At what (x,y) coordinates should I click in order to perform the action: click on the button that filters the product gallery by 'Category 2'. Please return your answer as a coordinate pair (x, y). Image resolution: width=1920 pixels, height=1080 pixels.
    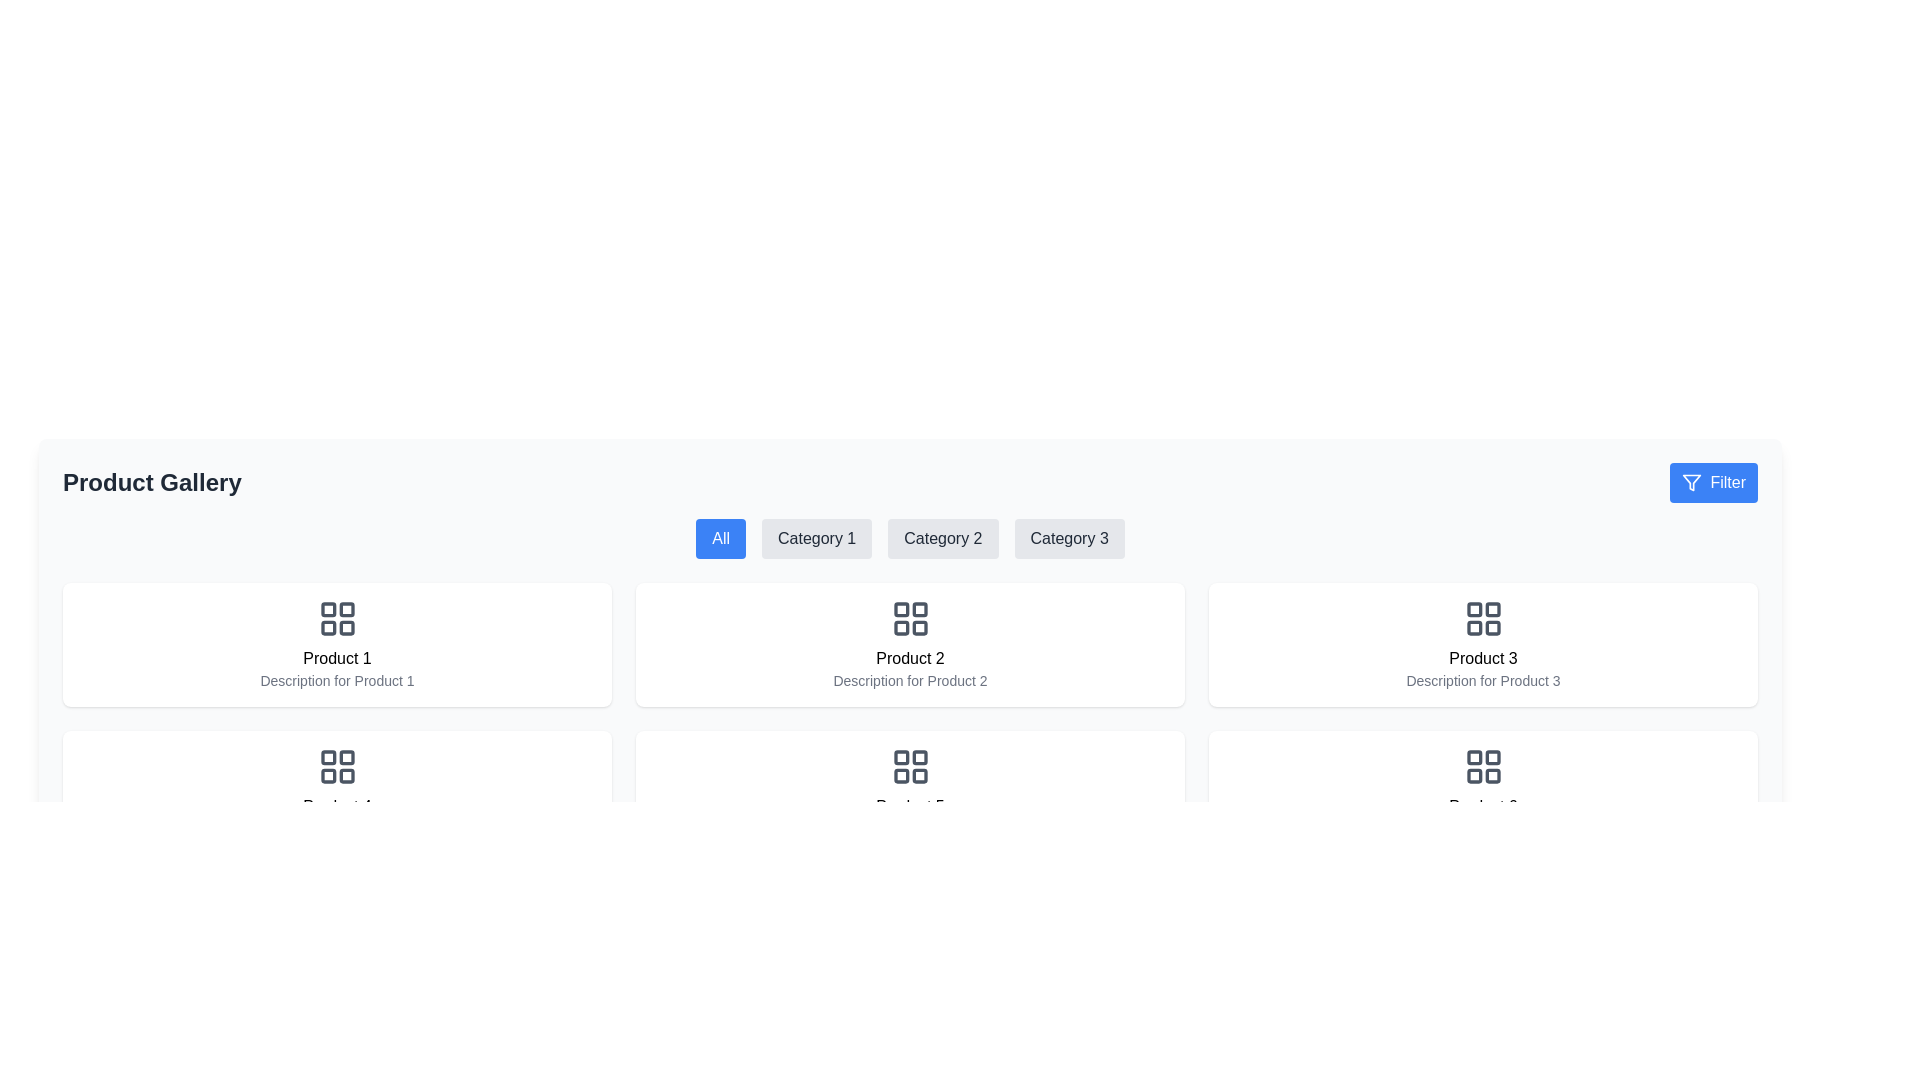
    Looking at the image, I should click on (942, 538).